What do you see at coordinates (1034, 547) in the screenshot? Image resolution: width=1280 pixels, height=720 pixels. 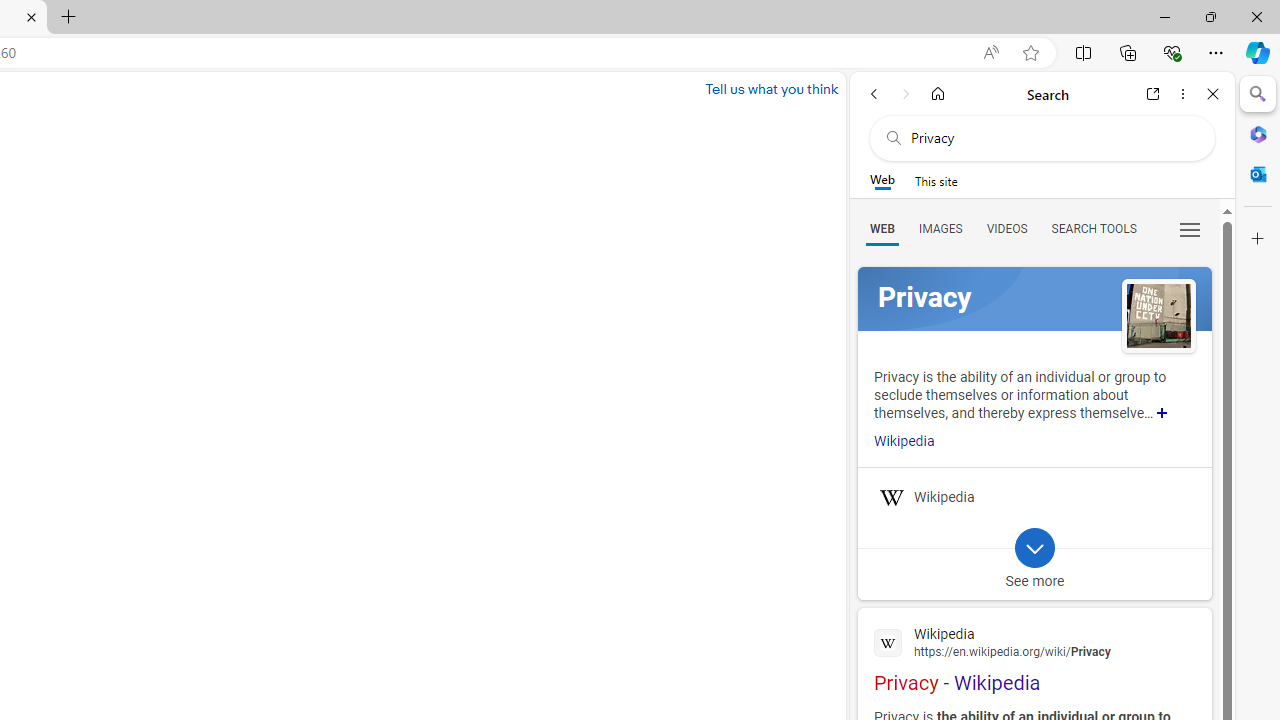 I see `'Class: b_exp_chevron_svg b_expmob_chev'` at bounding box center [1034, 547].